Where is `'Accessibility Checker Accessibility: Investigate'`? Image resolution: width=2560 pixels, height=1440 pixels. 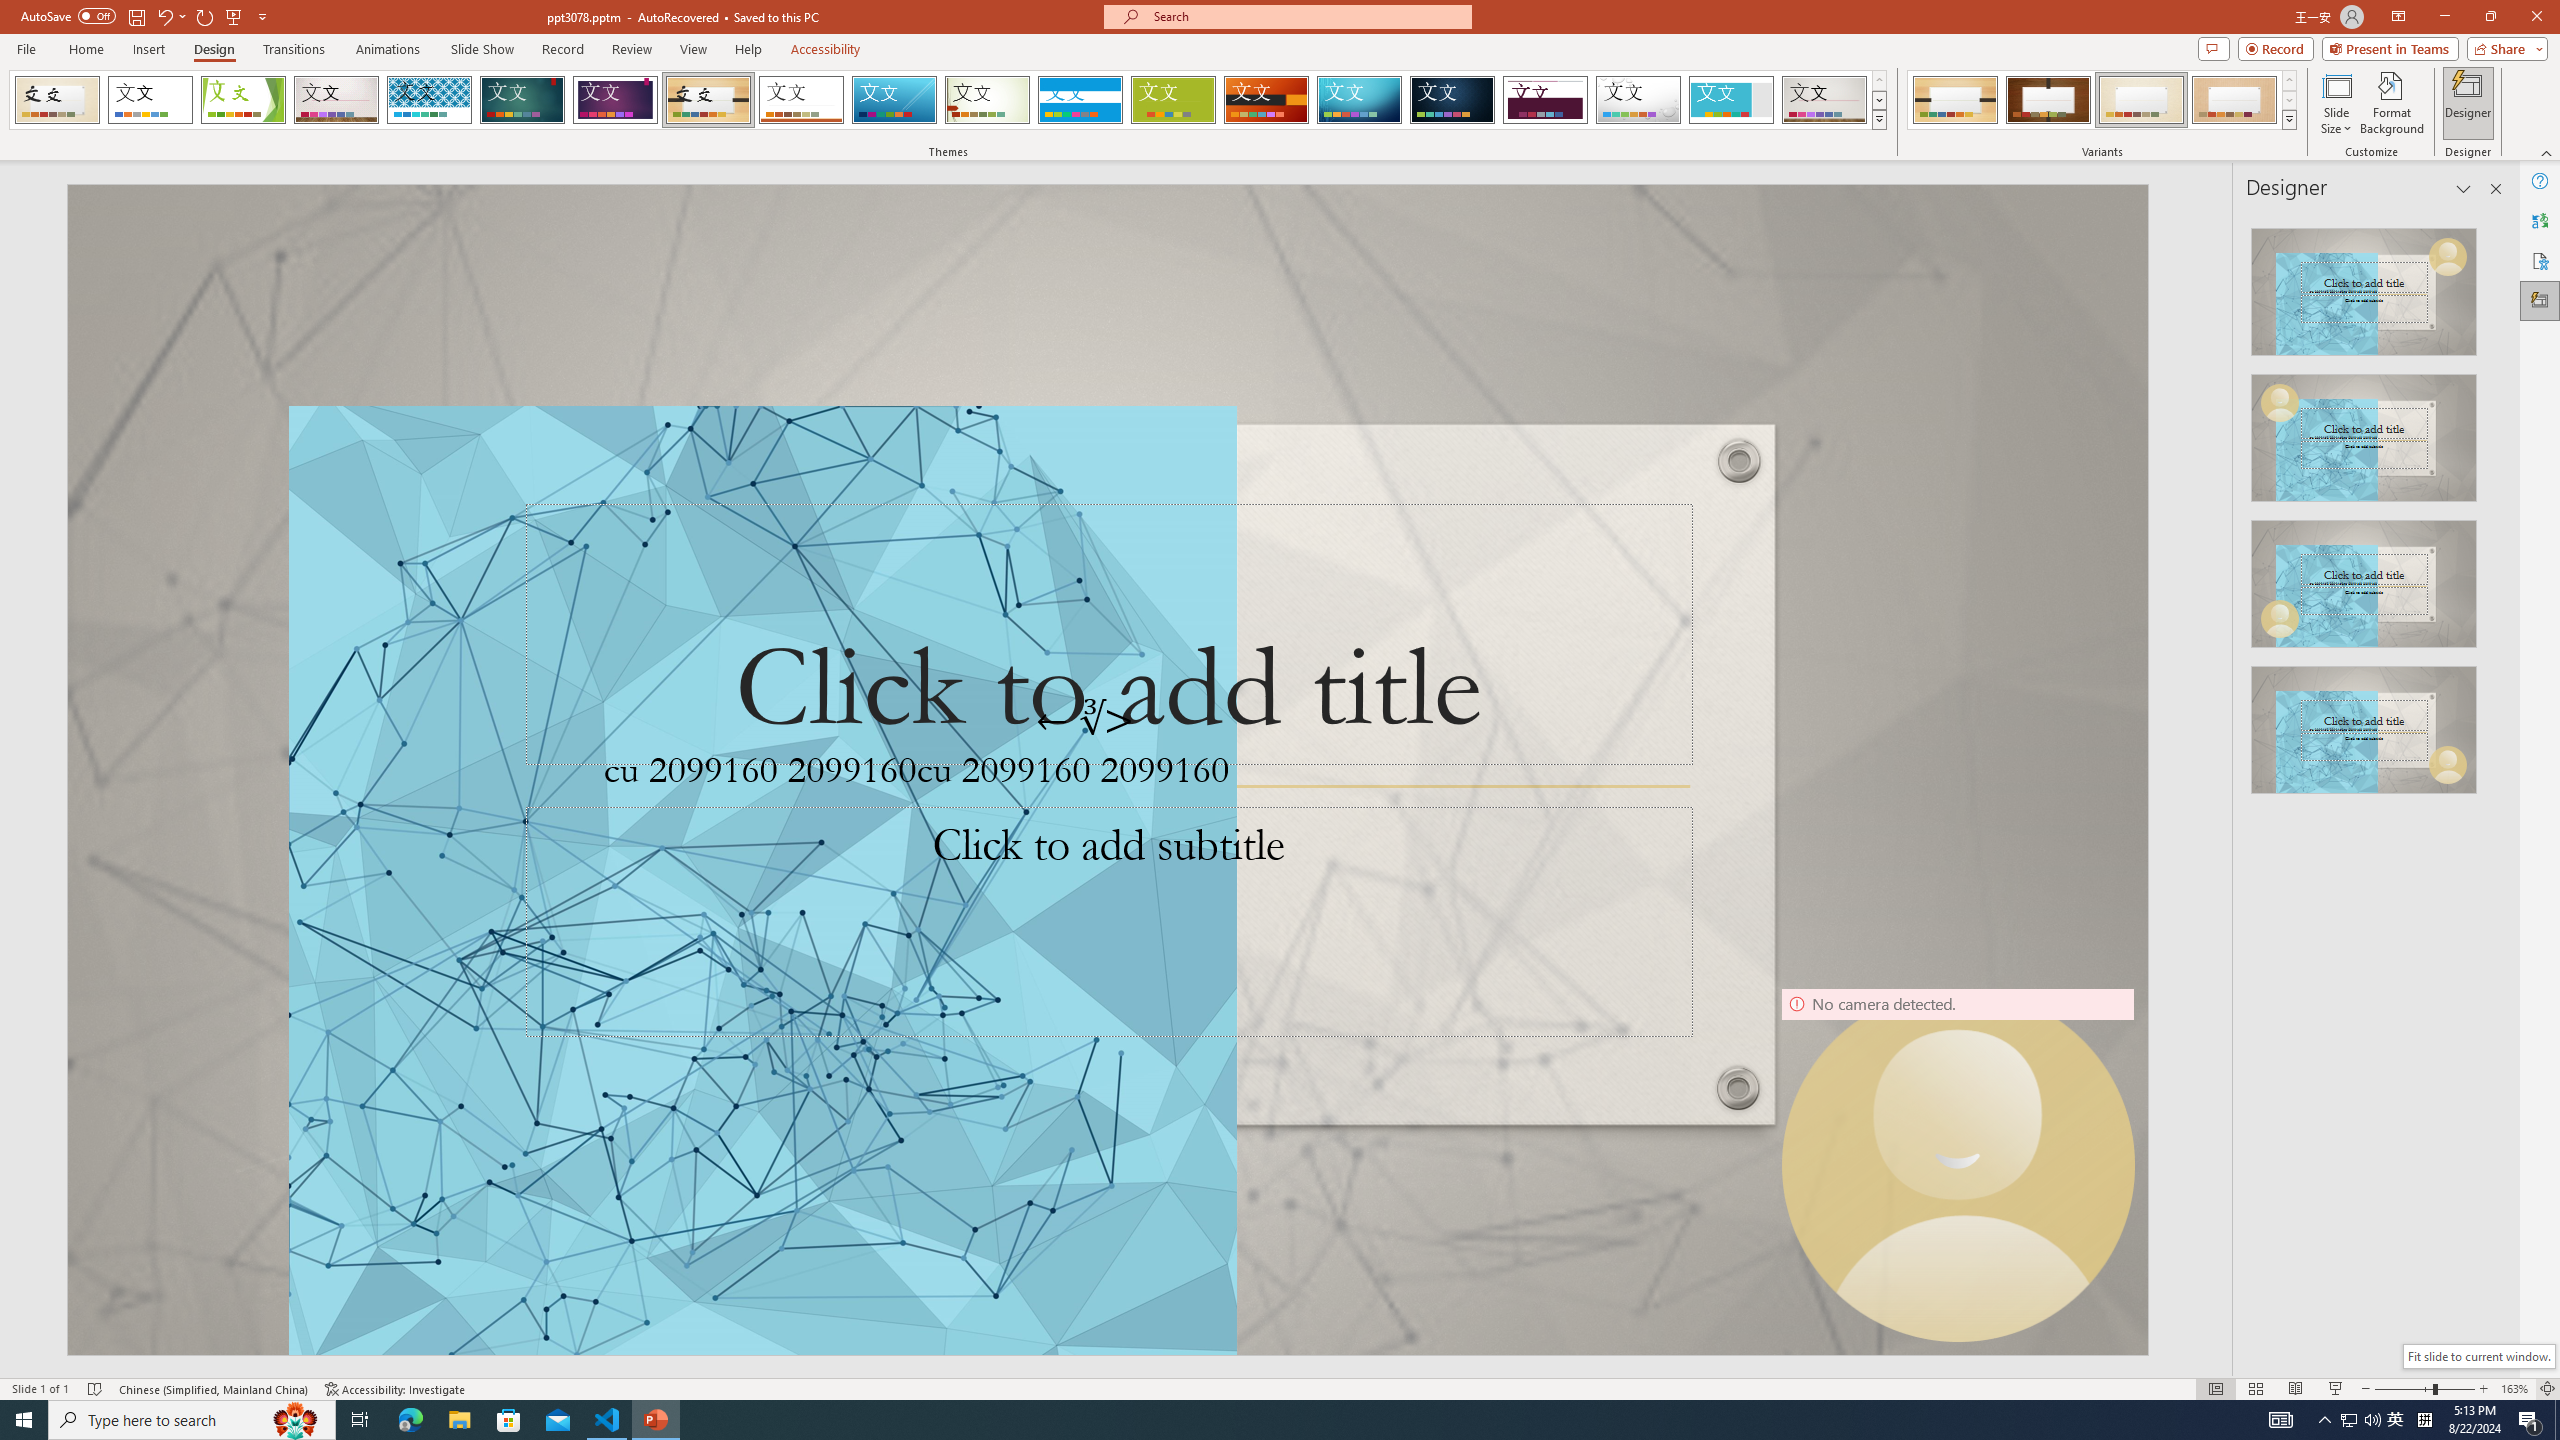 'Accessibility Checker Accessibility: Investigate' is located at coordinates (395, 1389).